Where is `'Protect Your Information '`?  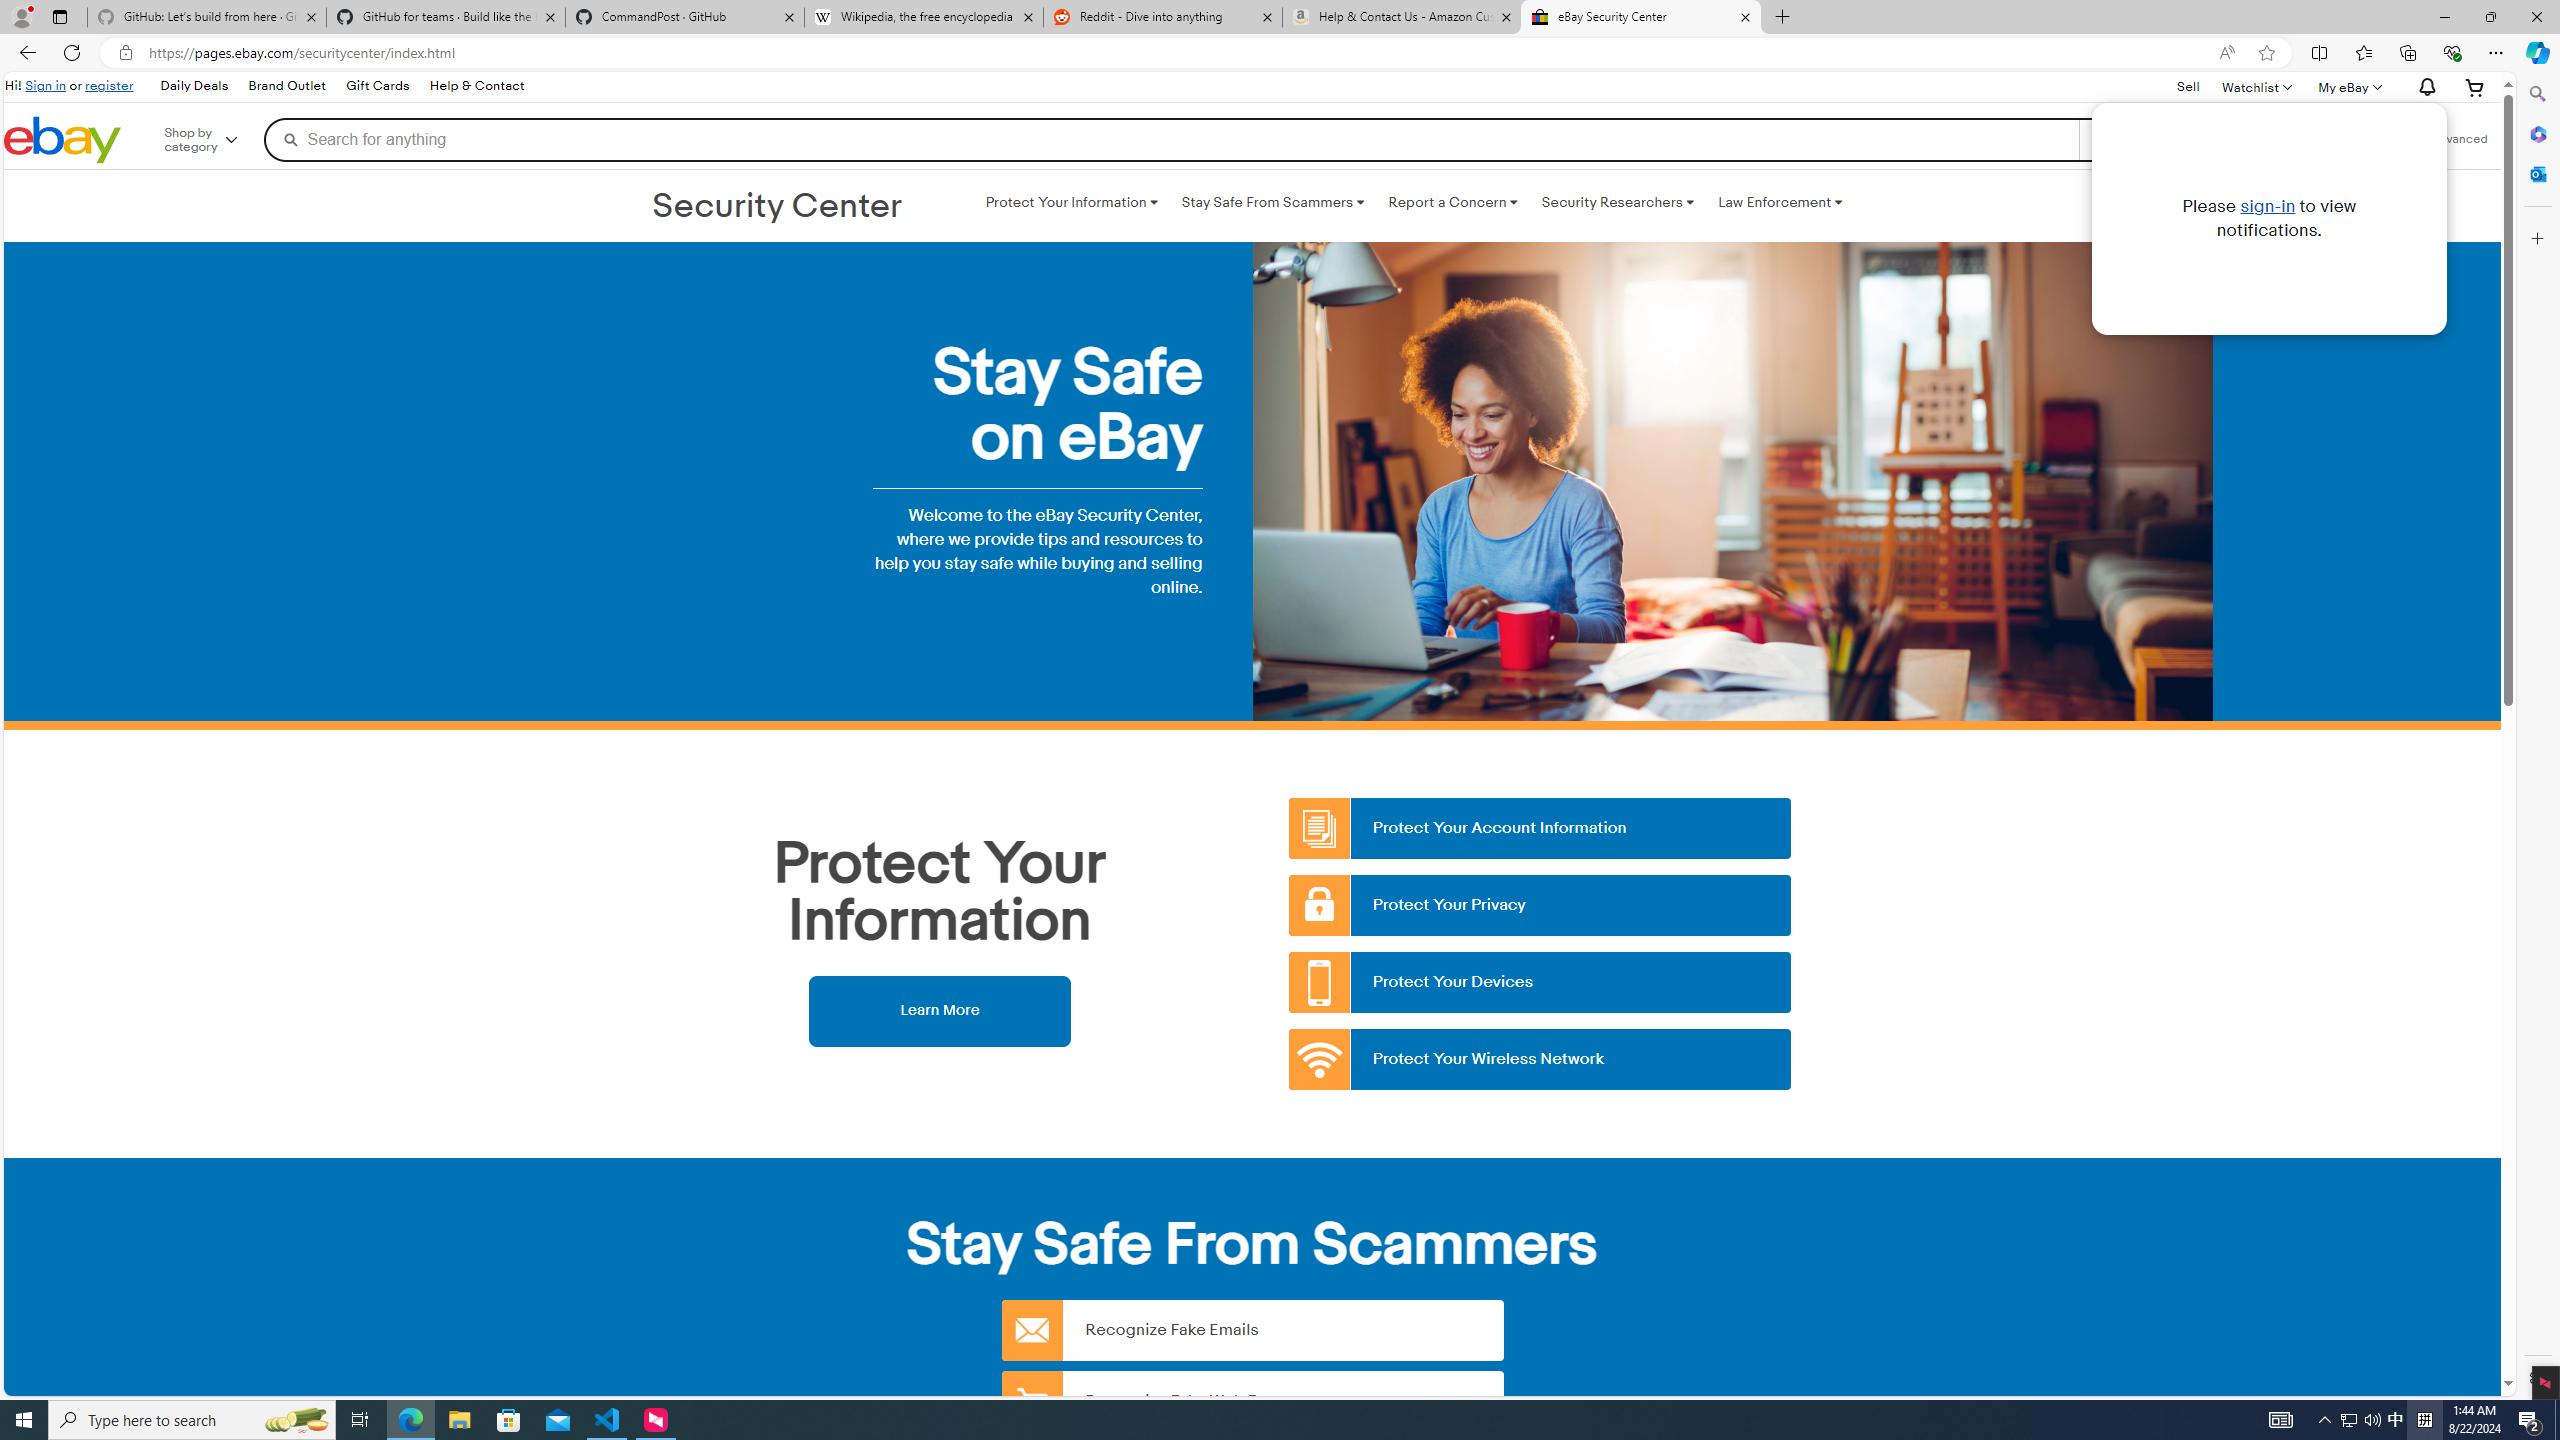
'Protect Your Information ' is located at coordinates (1071, 202).